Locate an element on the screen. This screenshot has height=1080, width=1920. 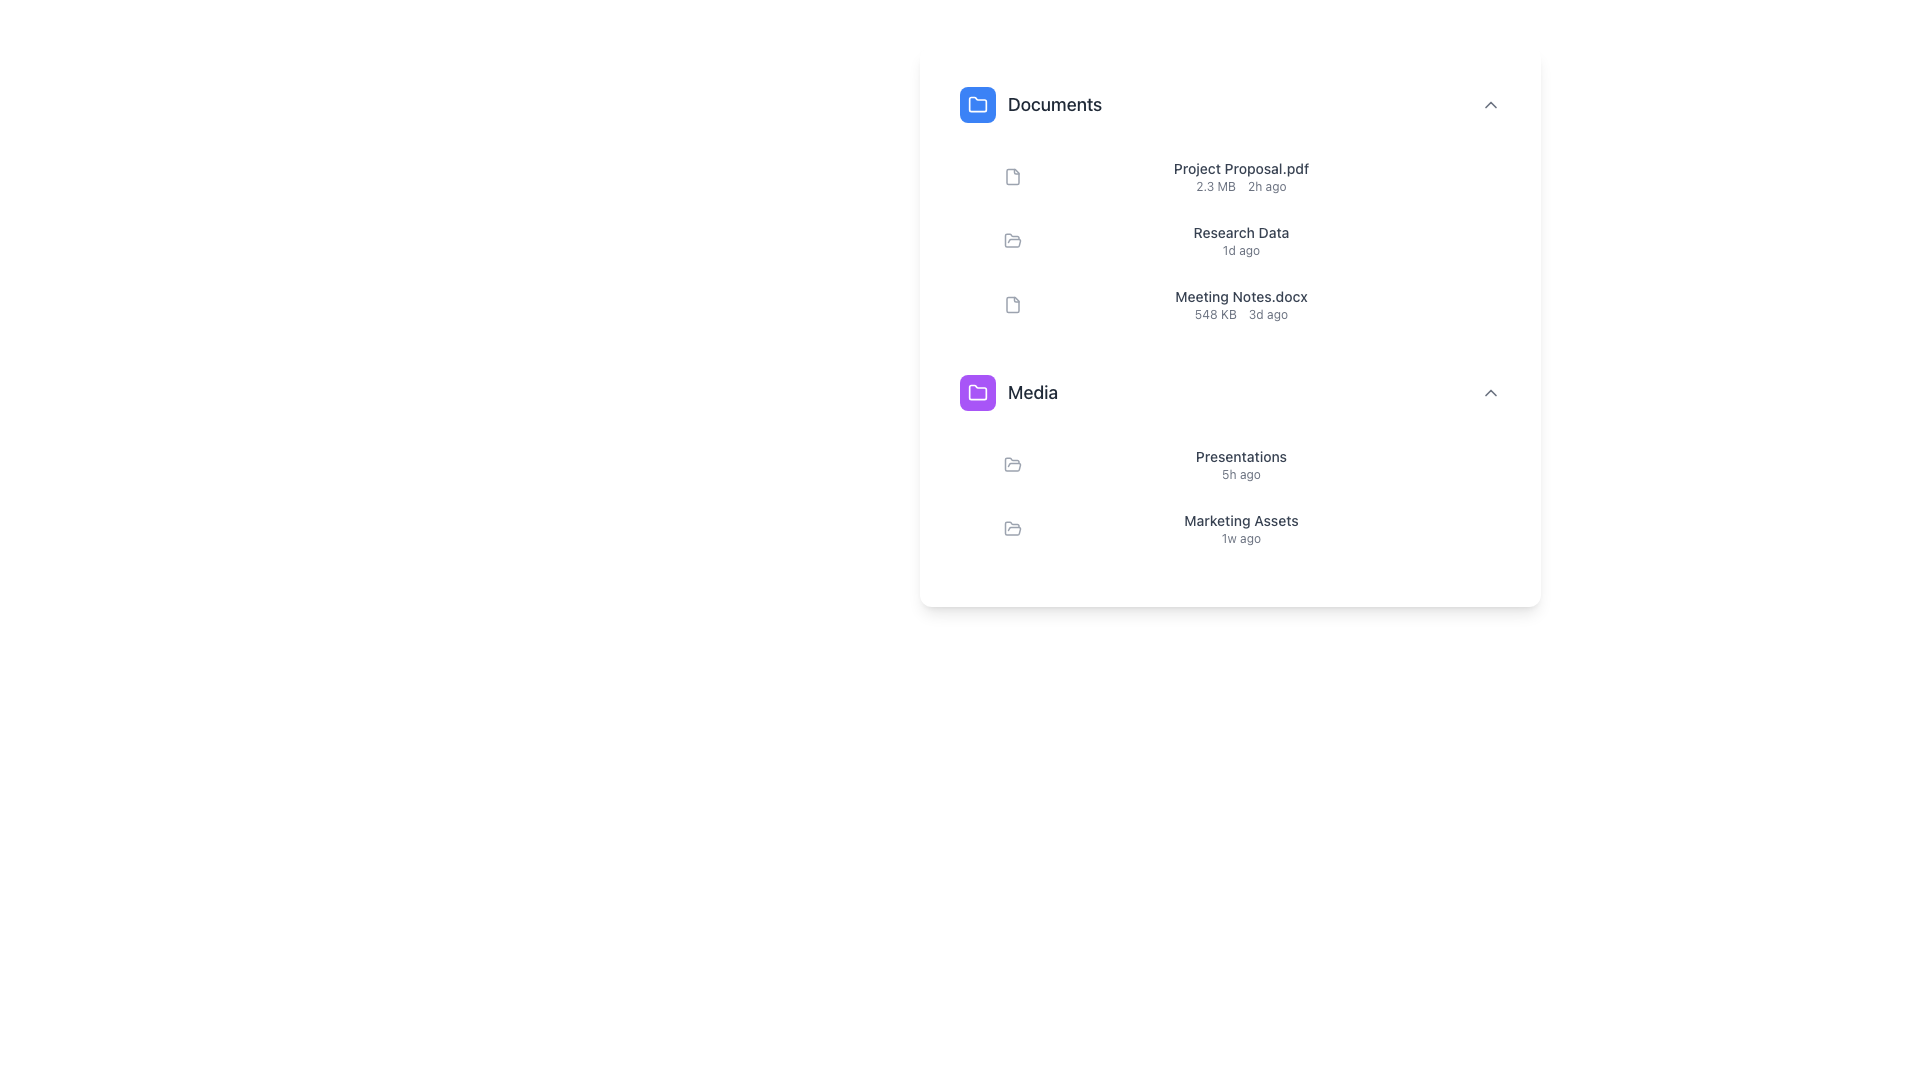
the blue circular icon with a white folder graphic located next to the 'Documents' label is located at coordinates (978, 104).